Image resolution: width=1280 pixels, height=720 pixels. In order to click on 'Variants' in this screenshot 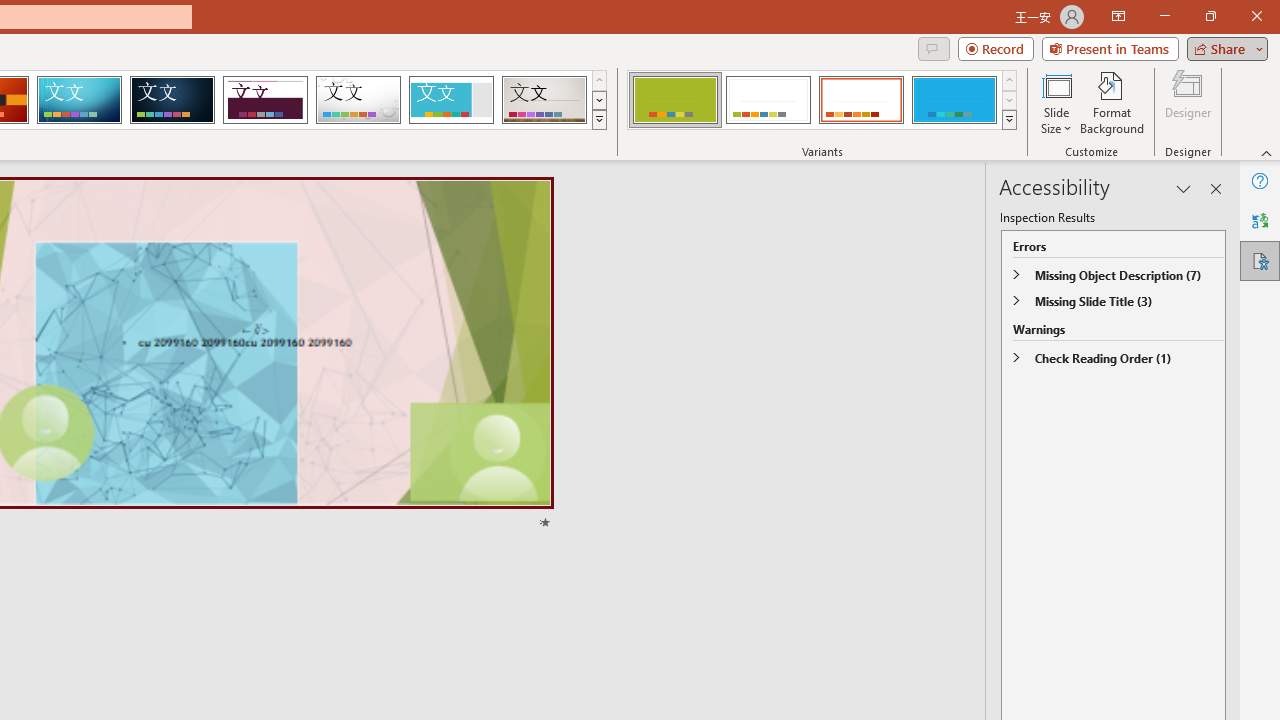, I will do `click(1009, 120)`.